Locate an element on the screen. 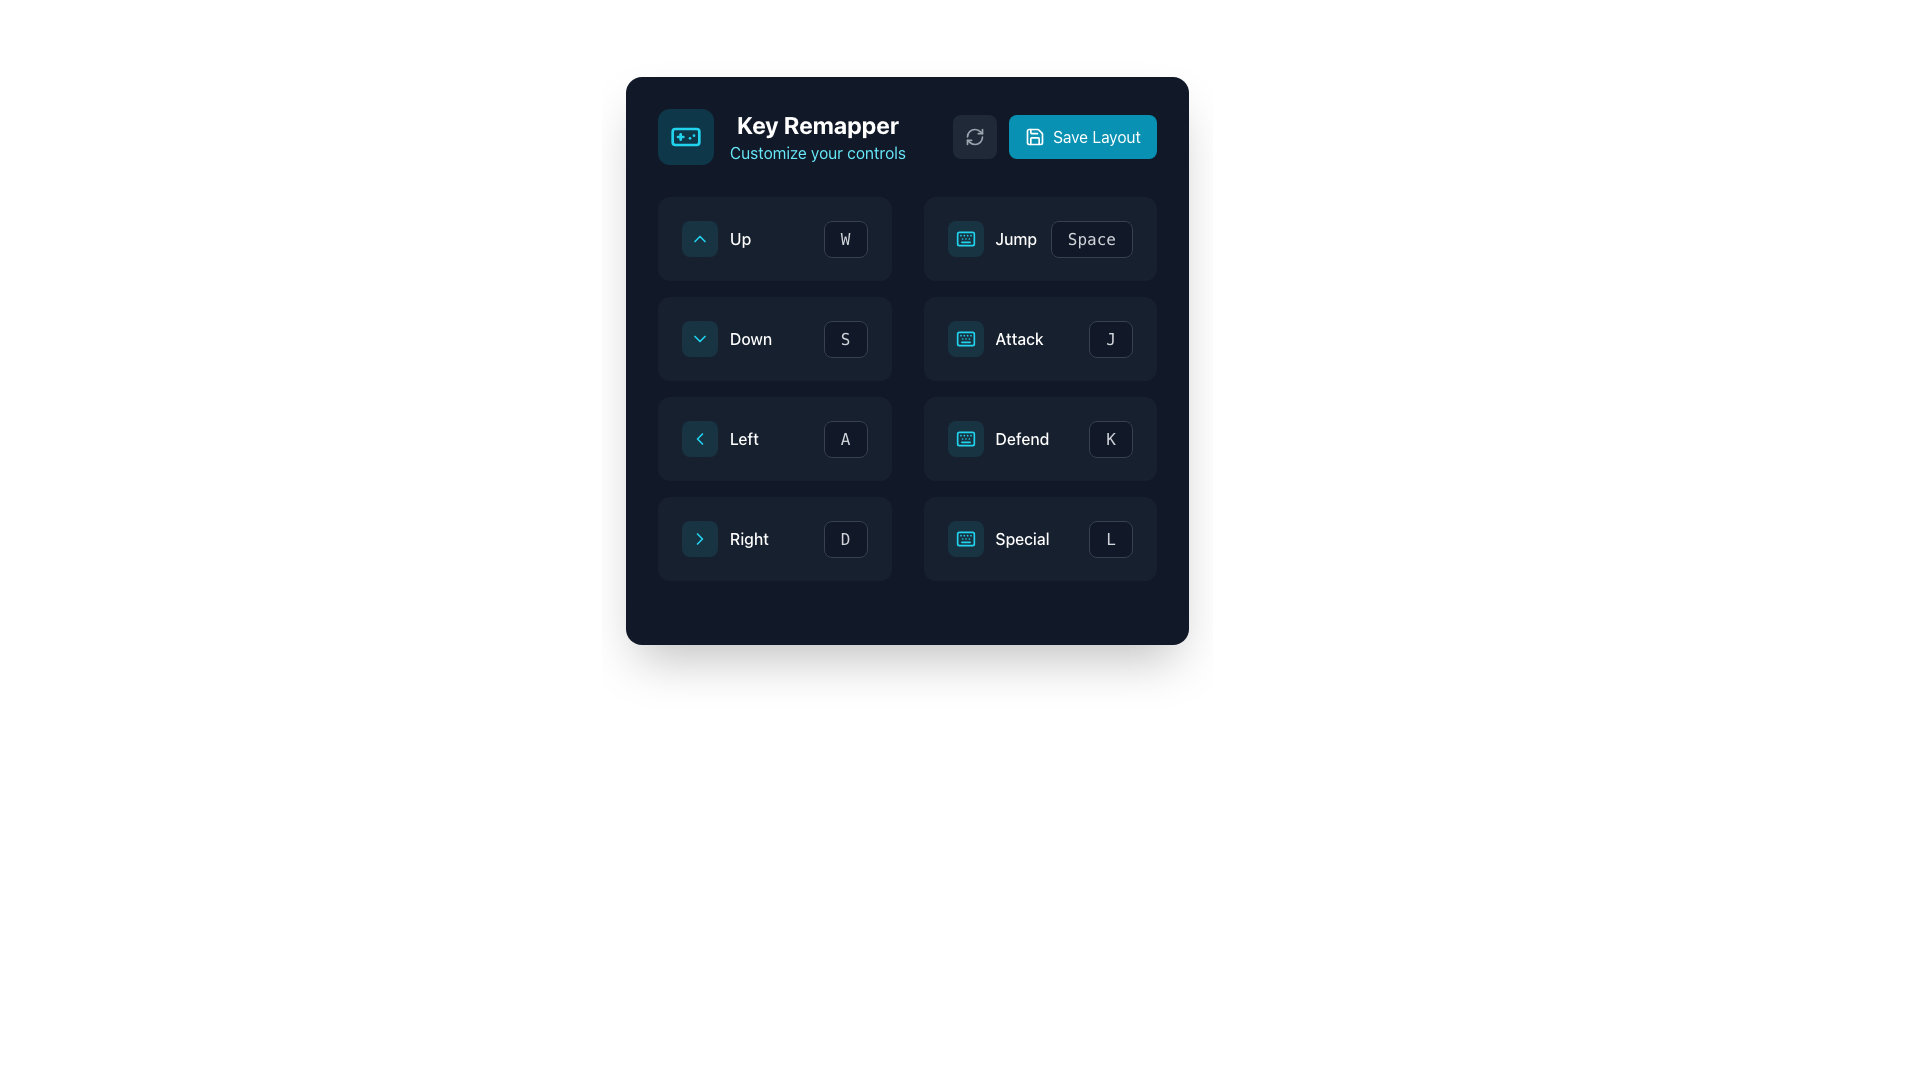 The height and width of the screenshot is (1080, 1920). the button labeled 'K' in the 'Defend' row to modify the key assignment is located at coordinates (1110, 438).